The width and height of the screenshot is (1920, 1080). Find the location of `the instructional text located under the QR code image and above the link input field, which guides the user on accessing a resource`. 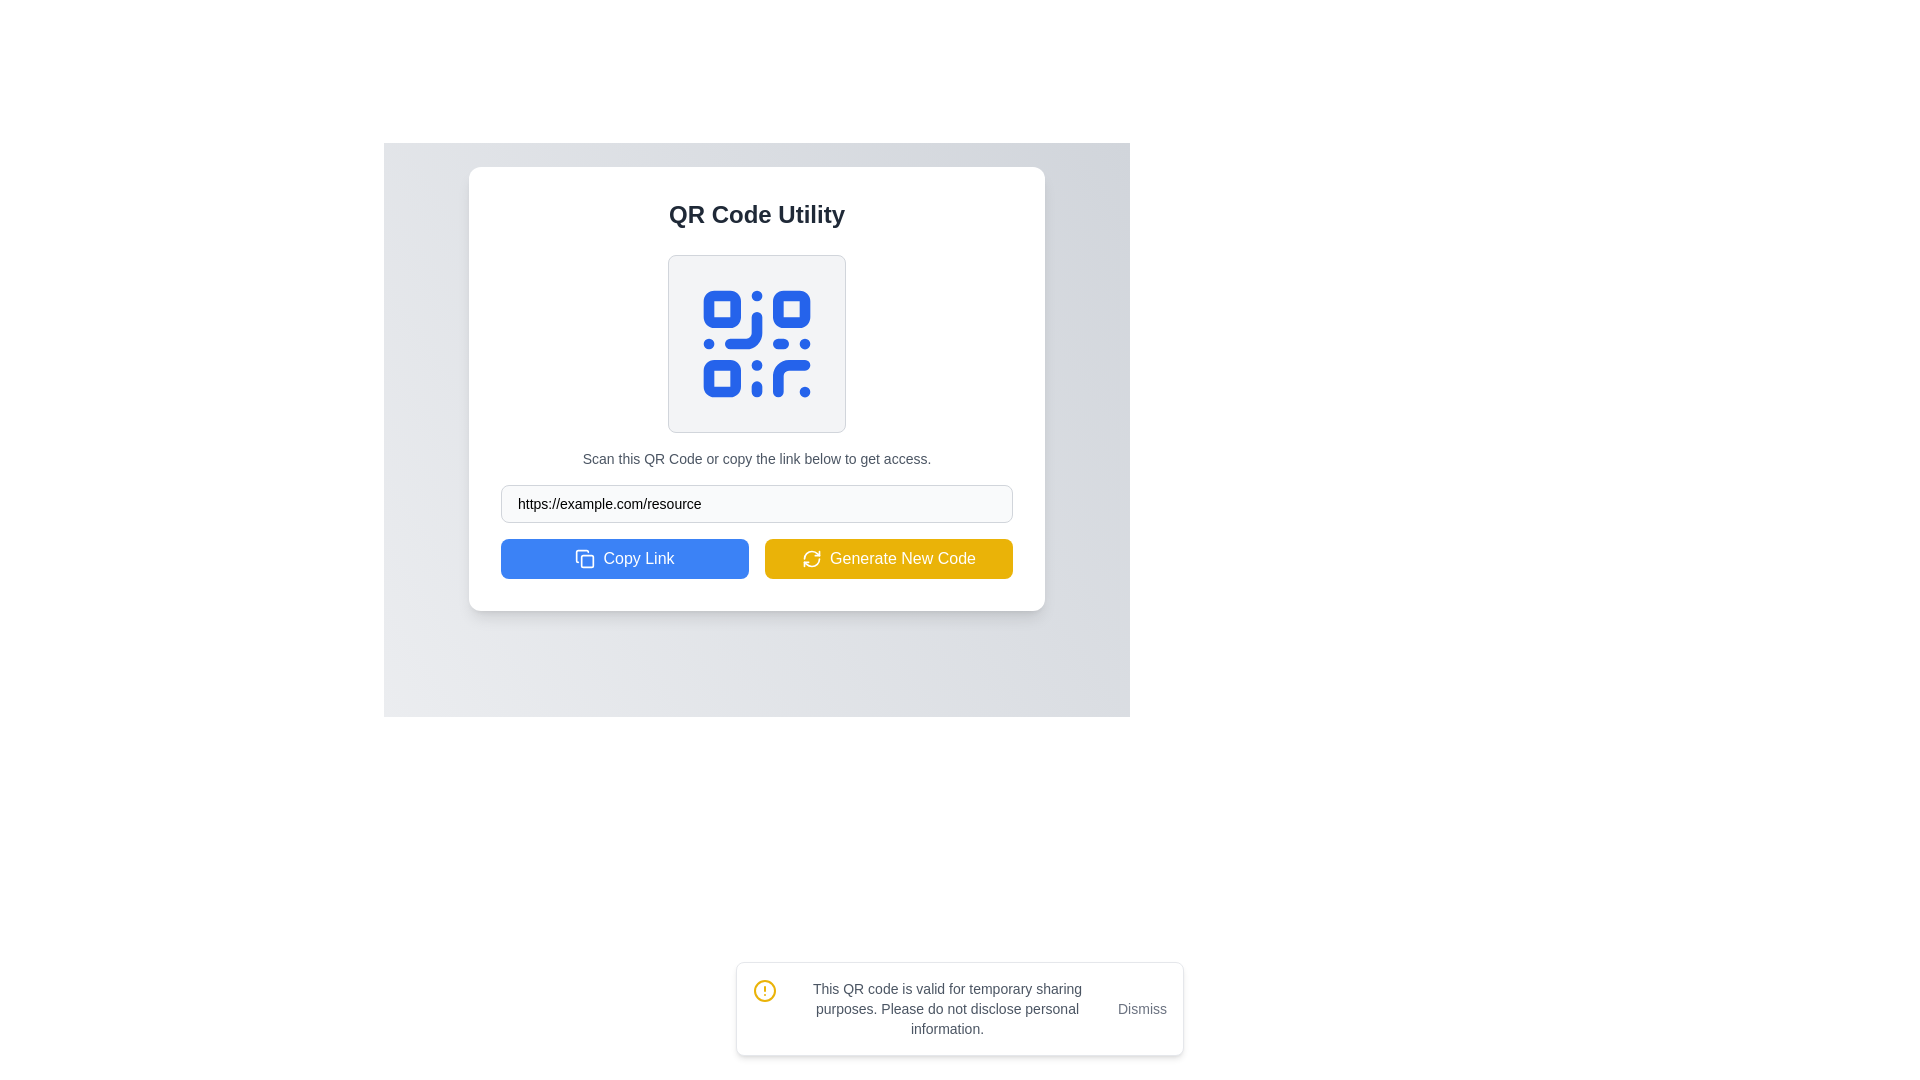

the instructional text located under the QR code image and above the link input field, which guides the user on accessing a resource is located at coordinates (756, 459).